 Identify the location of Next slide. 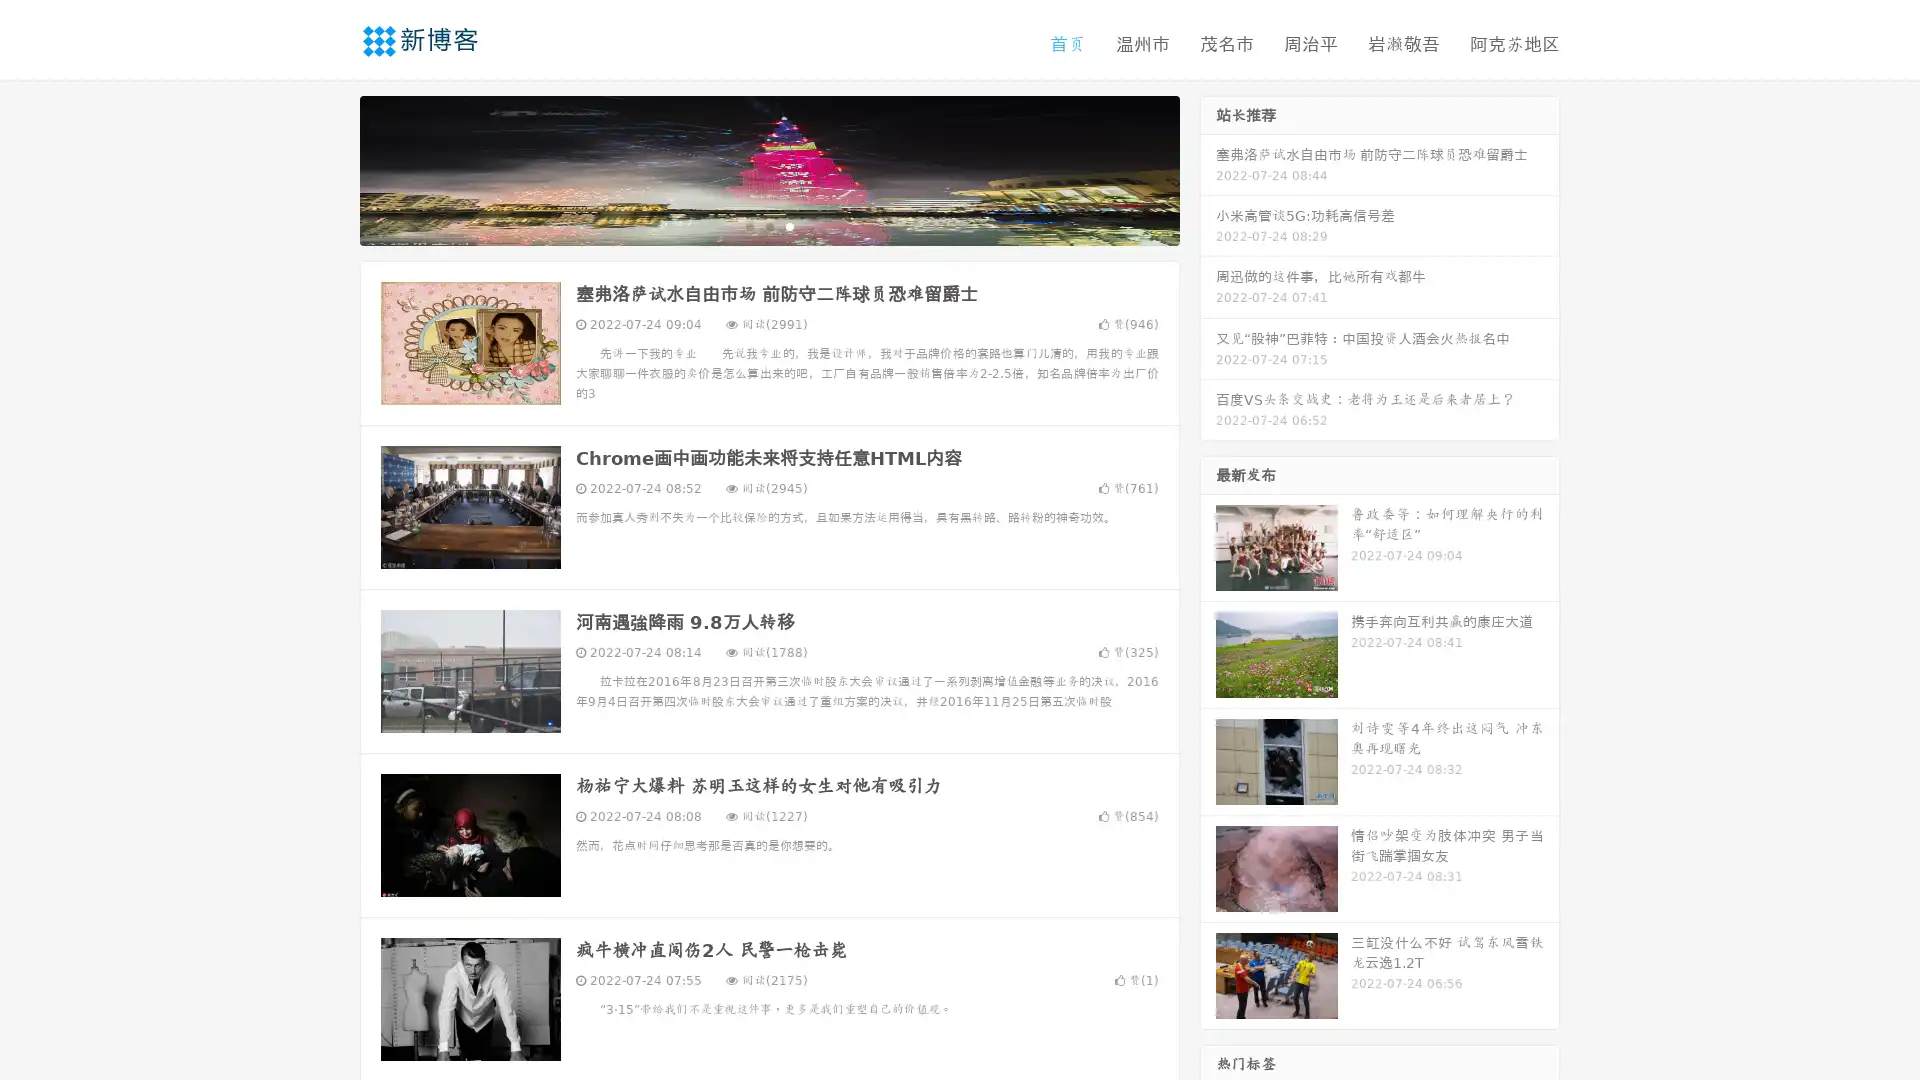
(1208, 168).